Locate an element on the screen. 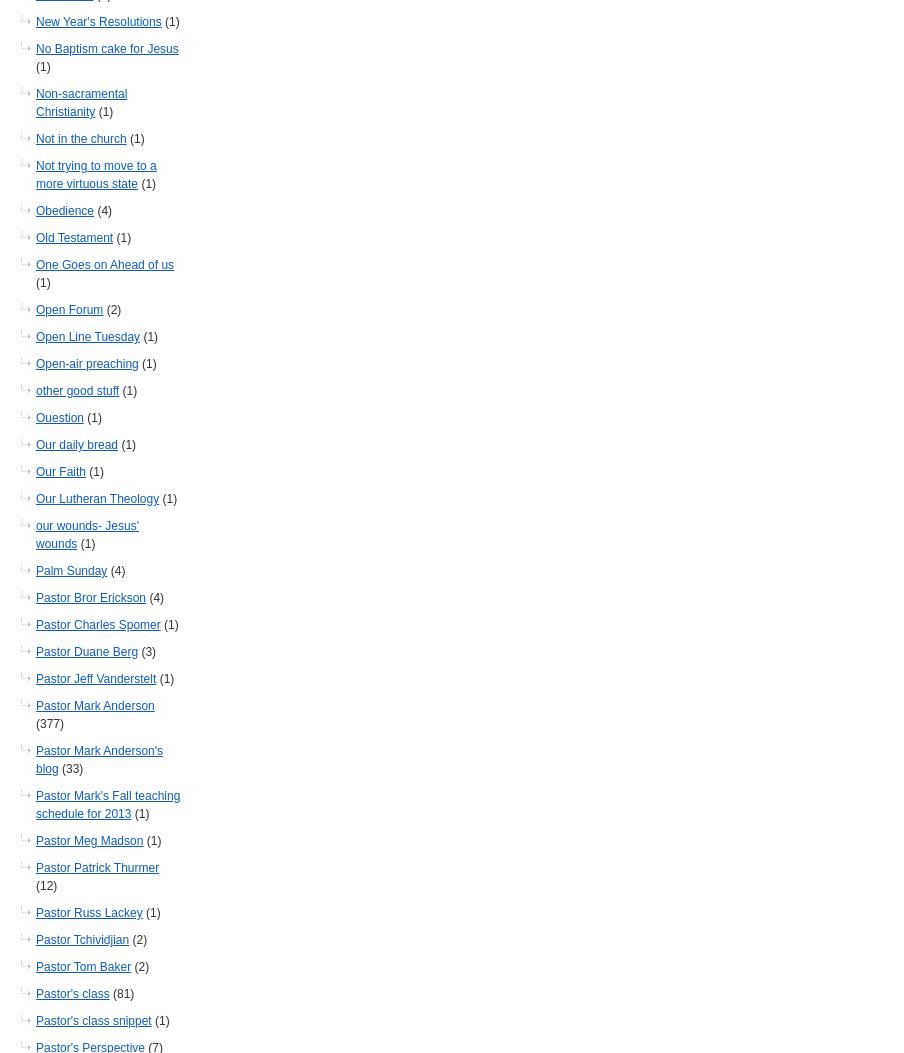  'Pastor Meg Madson' is located at coordinates (89, 840).